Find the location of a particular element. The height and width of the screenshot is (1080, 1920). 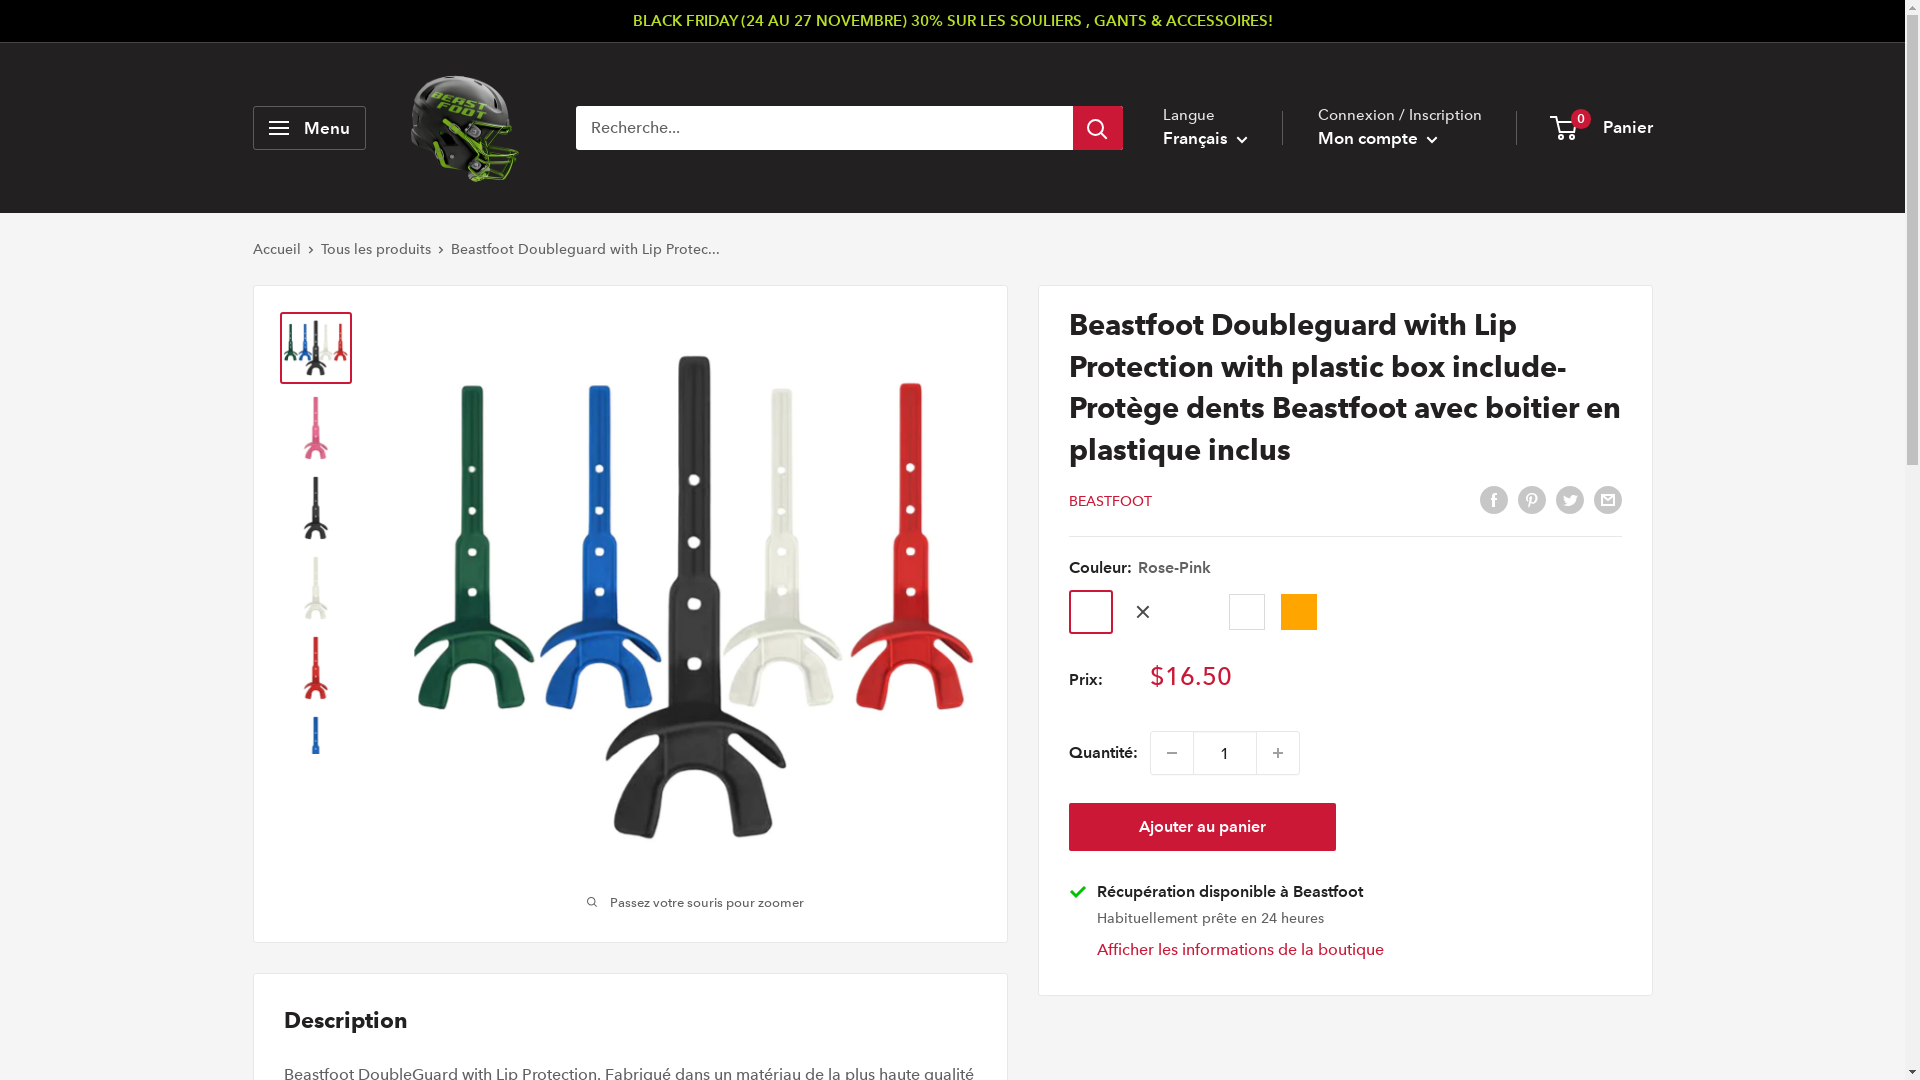

'Accueil' is located at coordinates (251, 248).